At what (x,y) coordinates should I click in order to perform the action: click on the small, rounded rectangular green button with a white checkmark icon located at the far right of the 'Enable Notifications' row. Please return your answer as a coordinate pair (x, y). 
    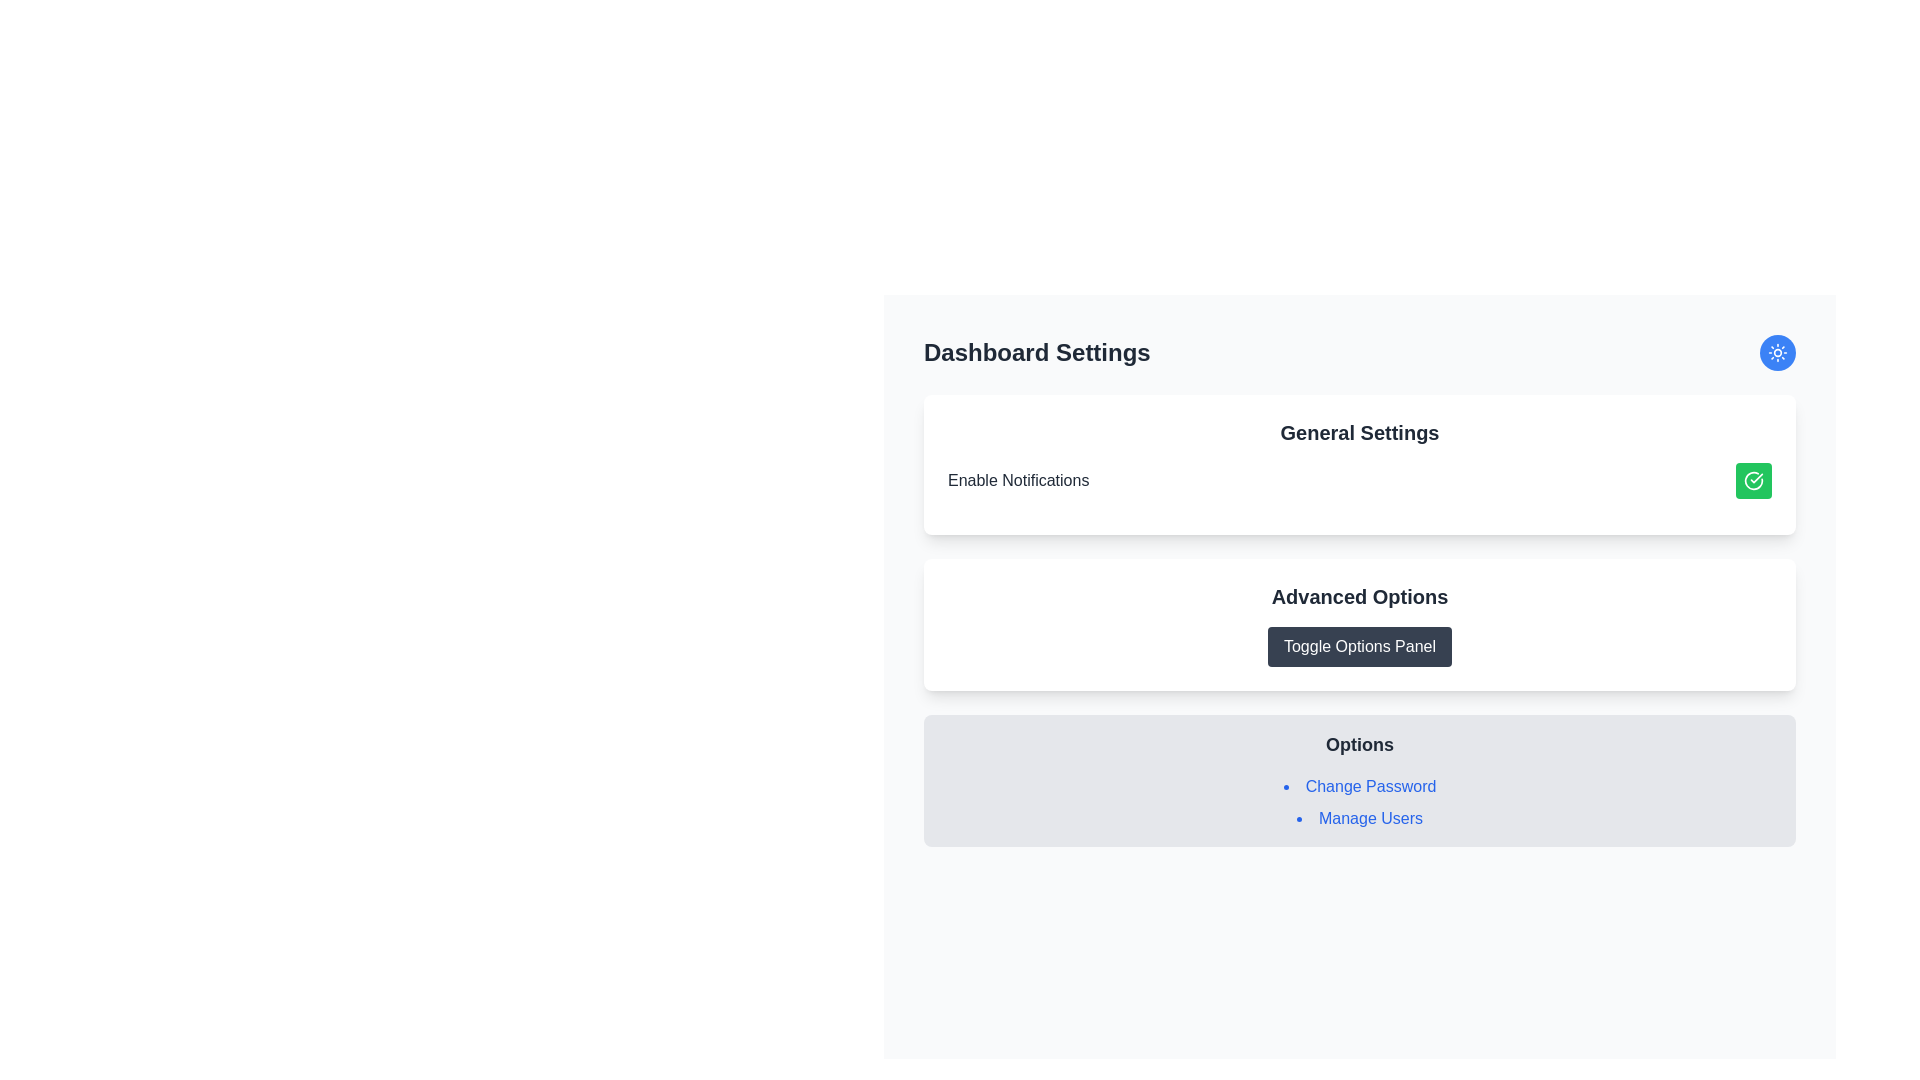
    Looking at the image, I should click on (1752, 481).